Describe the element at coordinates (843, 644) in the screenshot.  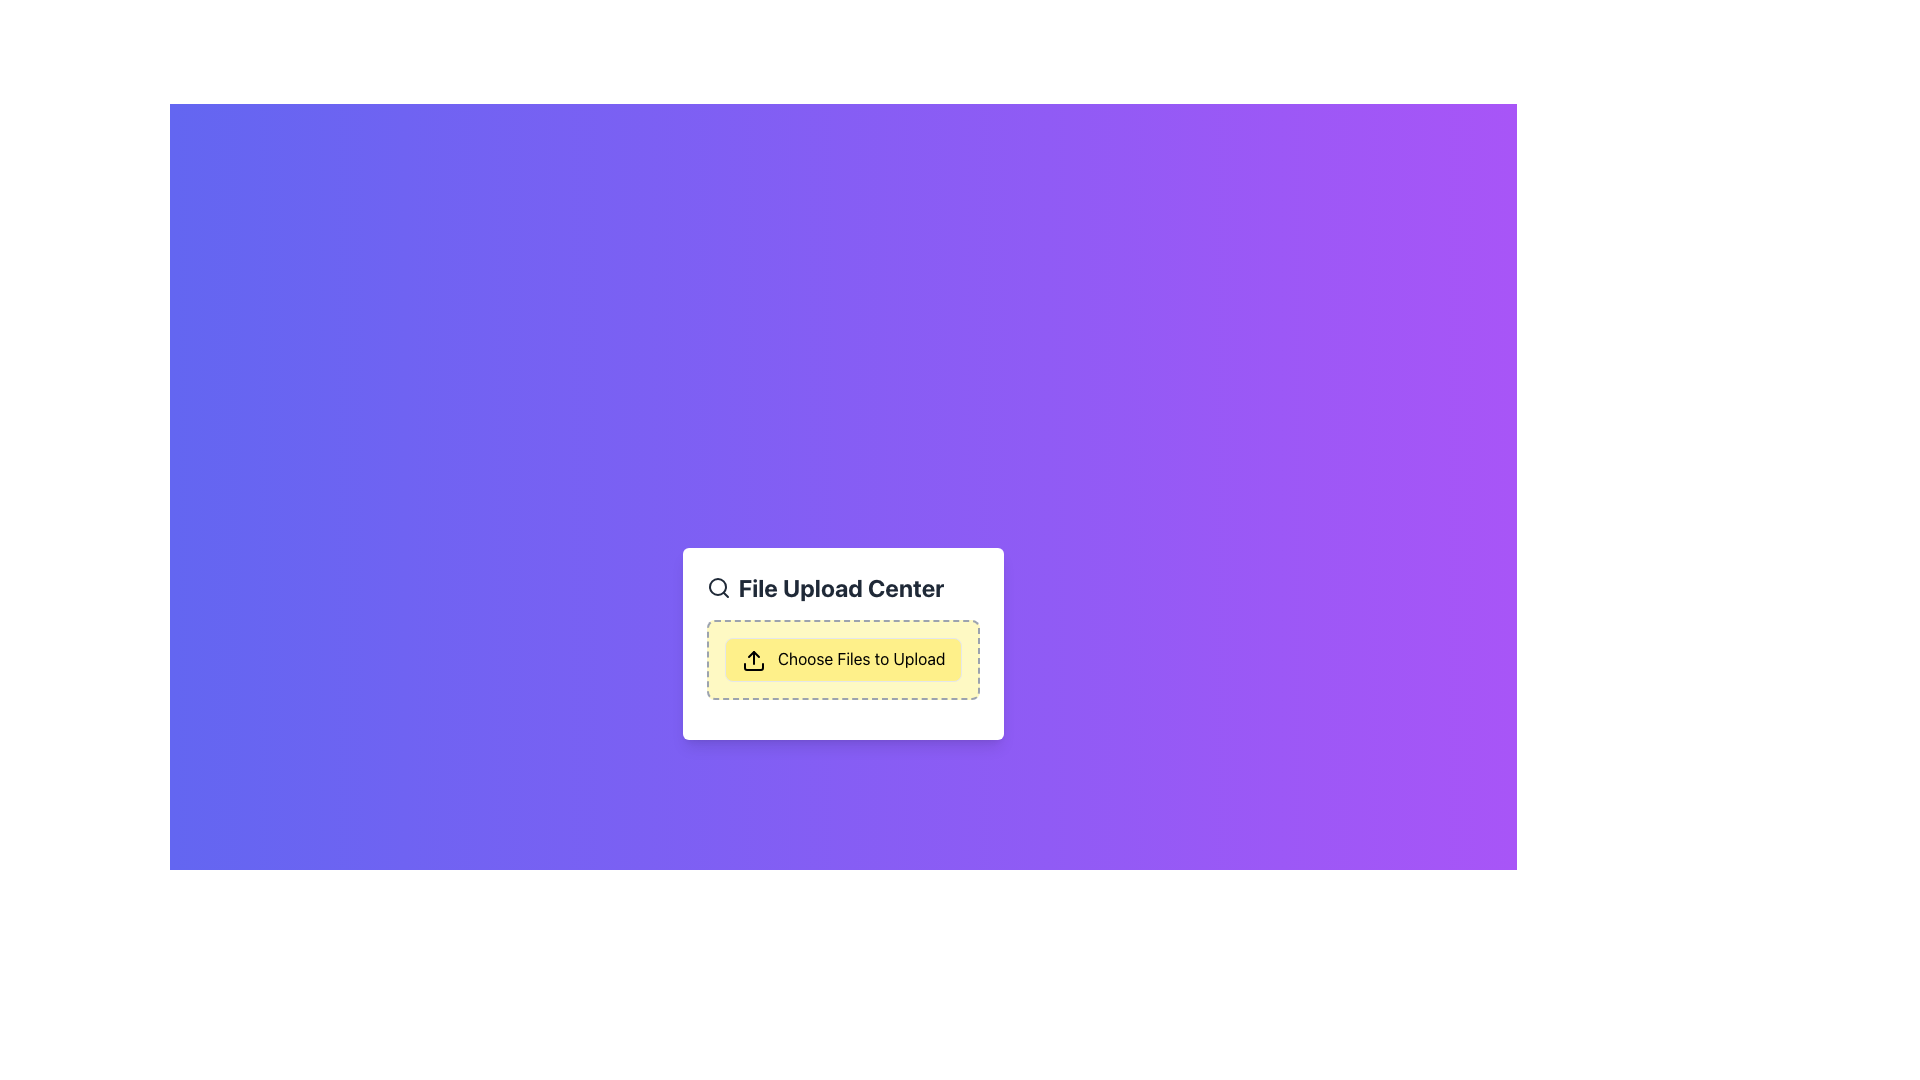
I see `and drop files into the interactive file upload area with rounded corners and a dashed border that says 'Choose Files` at that location.